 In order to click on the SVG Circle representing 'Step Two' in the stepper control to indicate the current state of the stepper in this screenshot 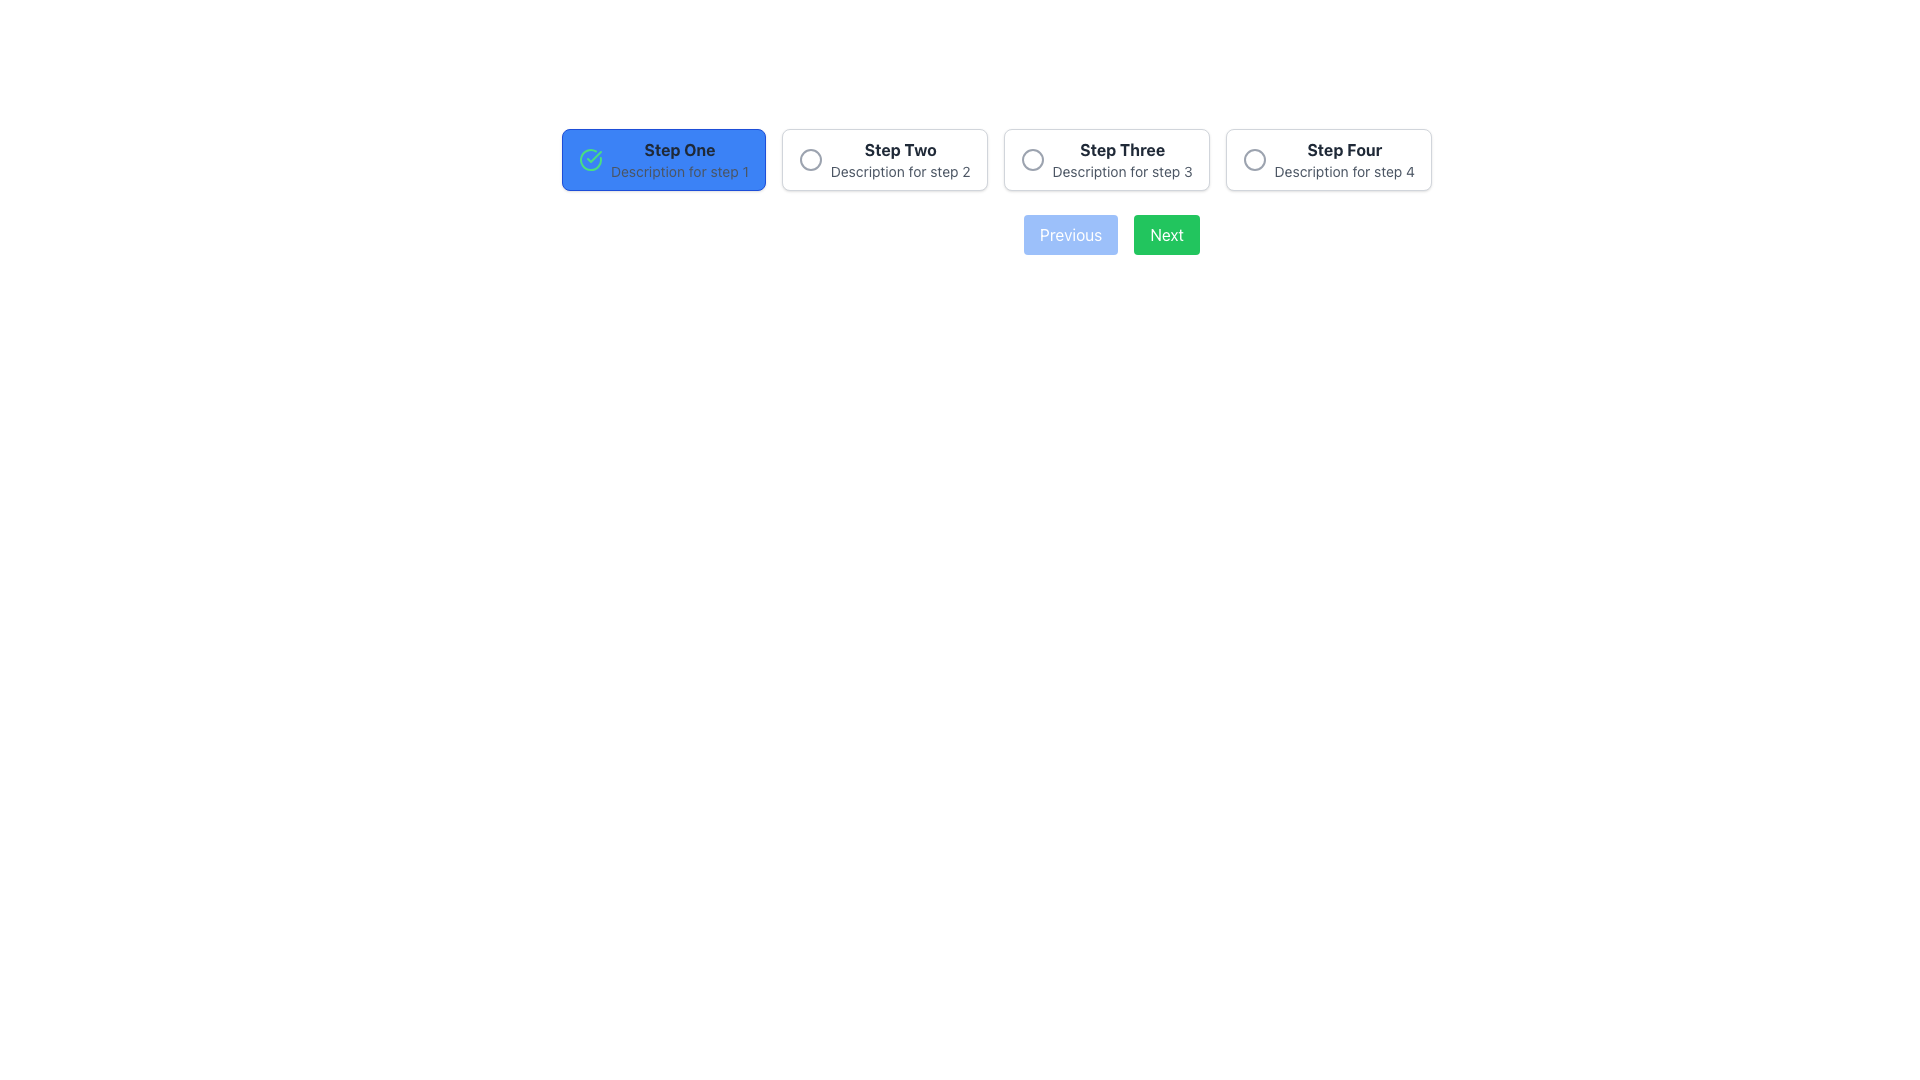, I will do `click(810, 158)`.